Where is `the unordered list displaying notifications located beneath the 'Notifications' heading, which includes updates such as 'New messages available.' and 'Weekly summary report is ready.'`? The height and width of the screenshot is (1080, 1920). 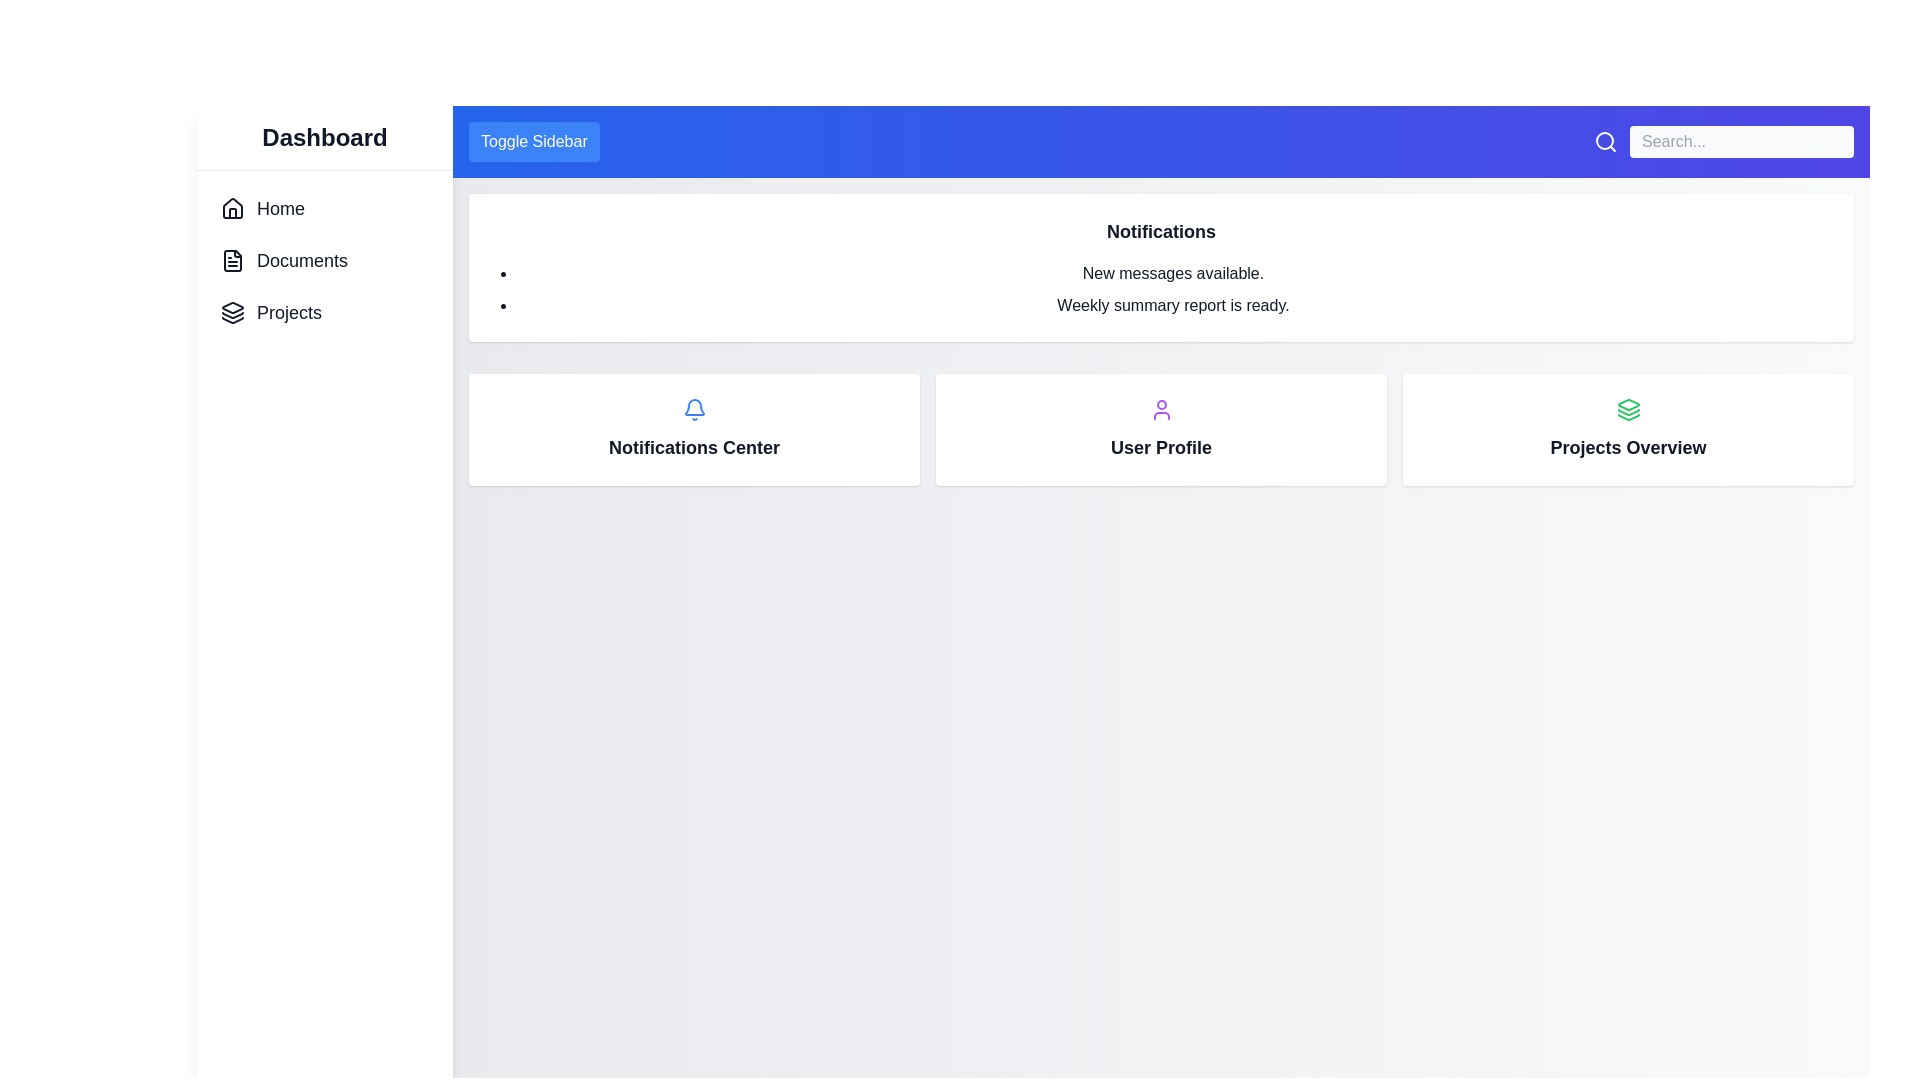
the unordered list displaying notifications located beneath the 'Notifications' heading, which includes updates such as 'New messages available.' and 'Weekly summary report is ready.' is located at coordinates (1161, 289).